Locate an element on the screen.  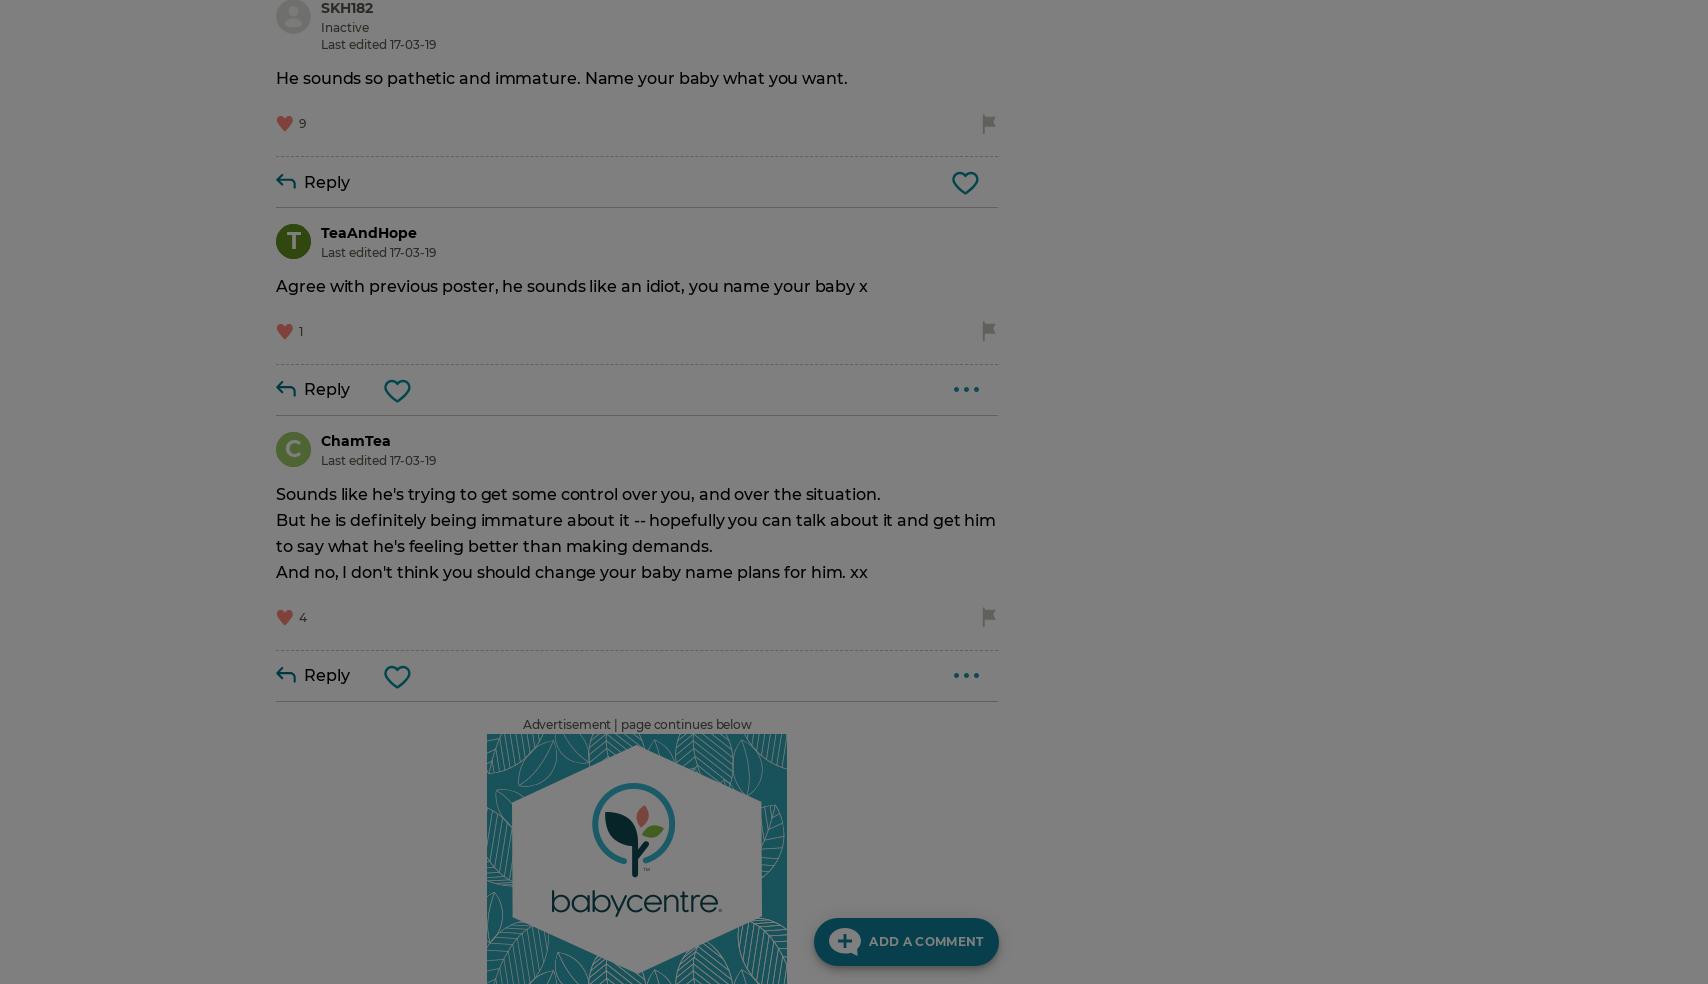
'Advertisement' is located at coordinates (521, 723).